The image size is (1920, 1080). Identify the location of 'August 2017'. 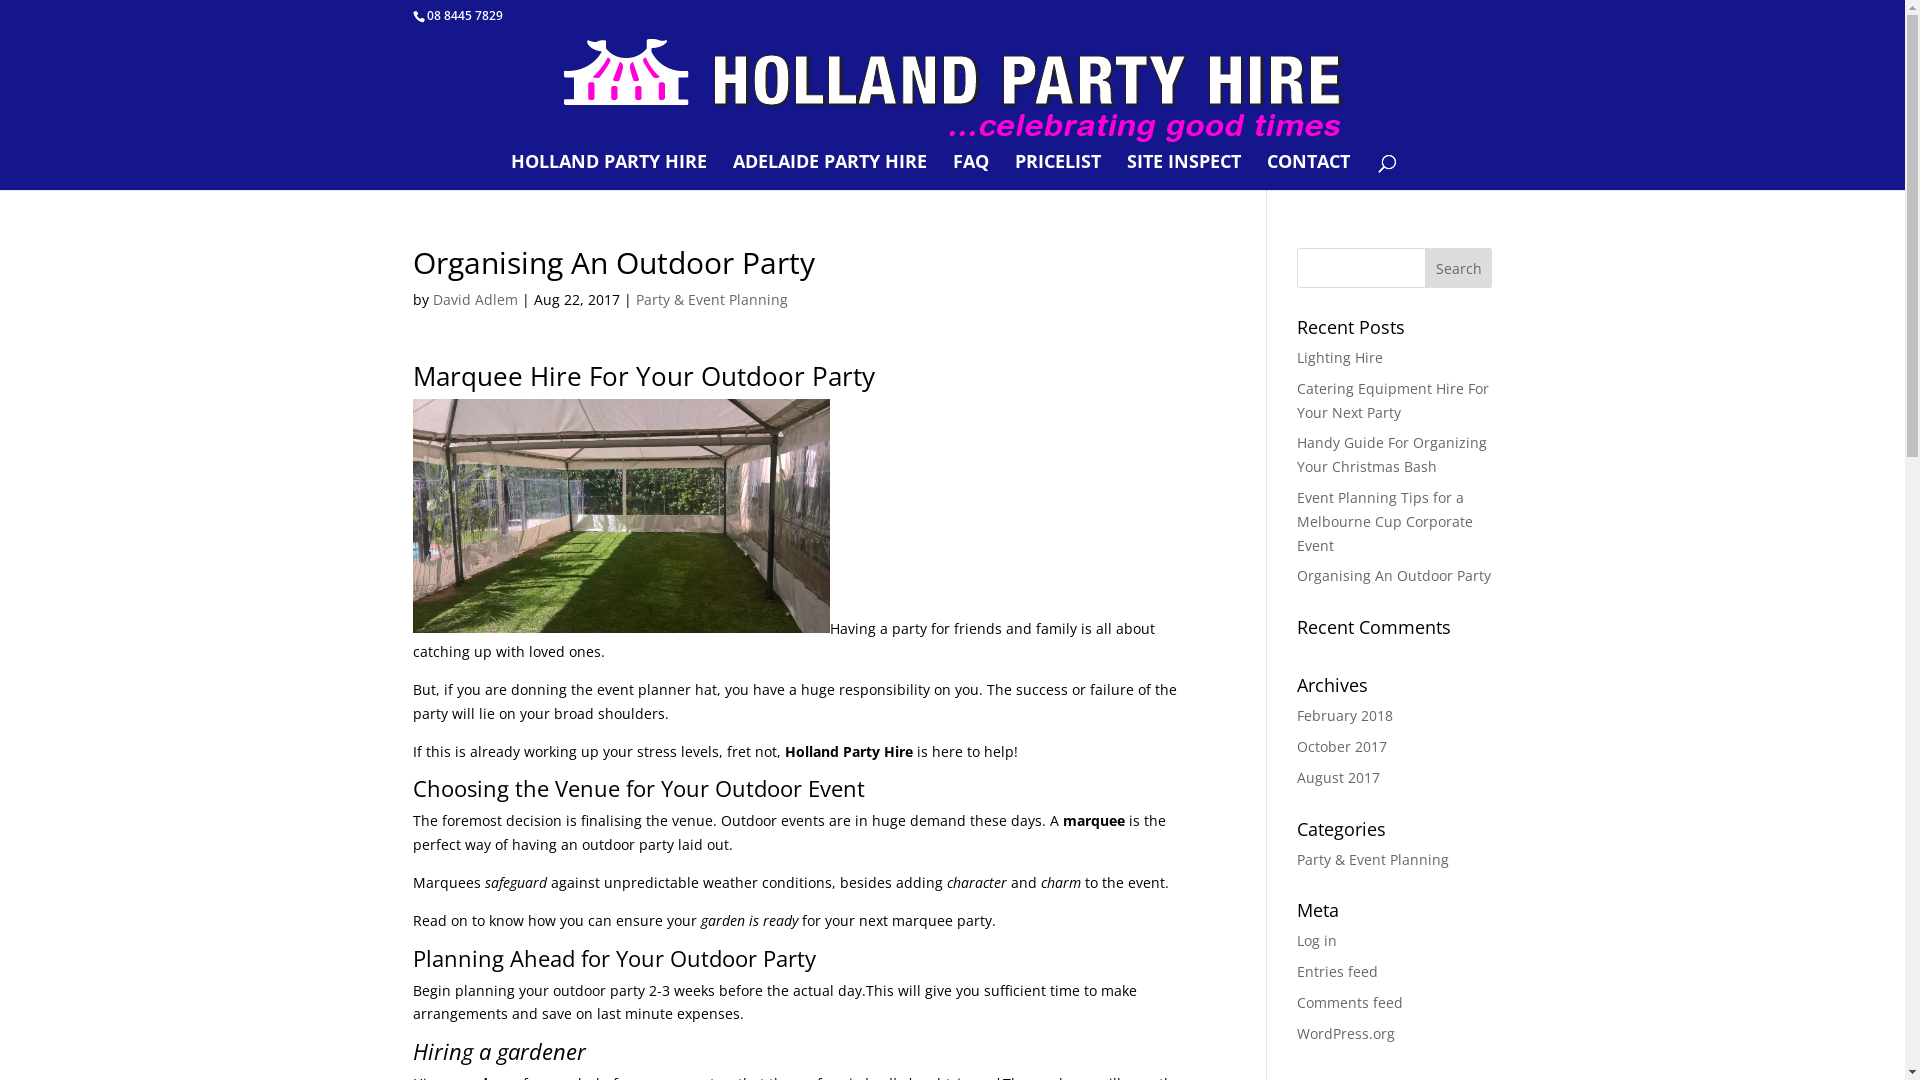
(1296, 776).